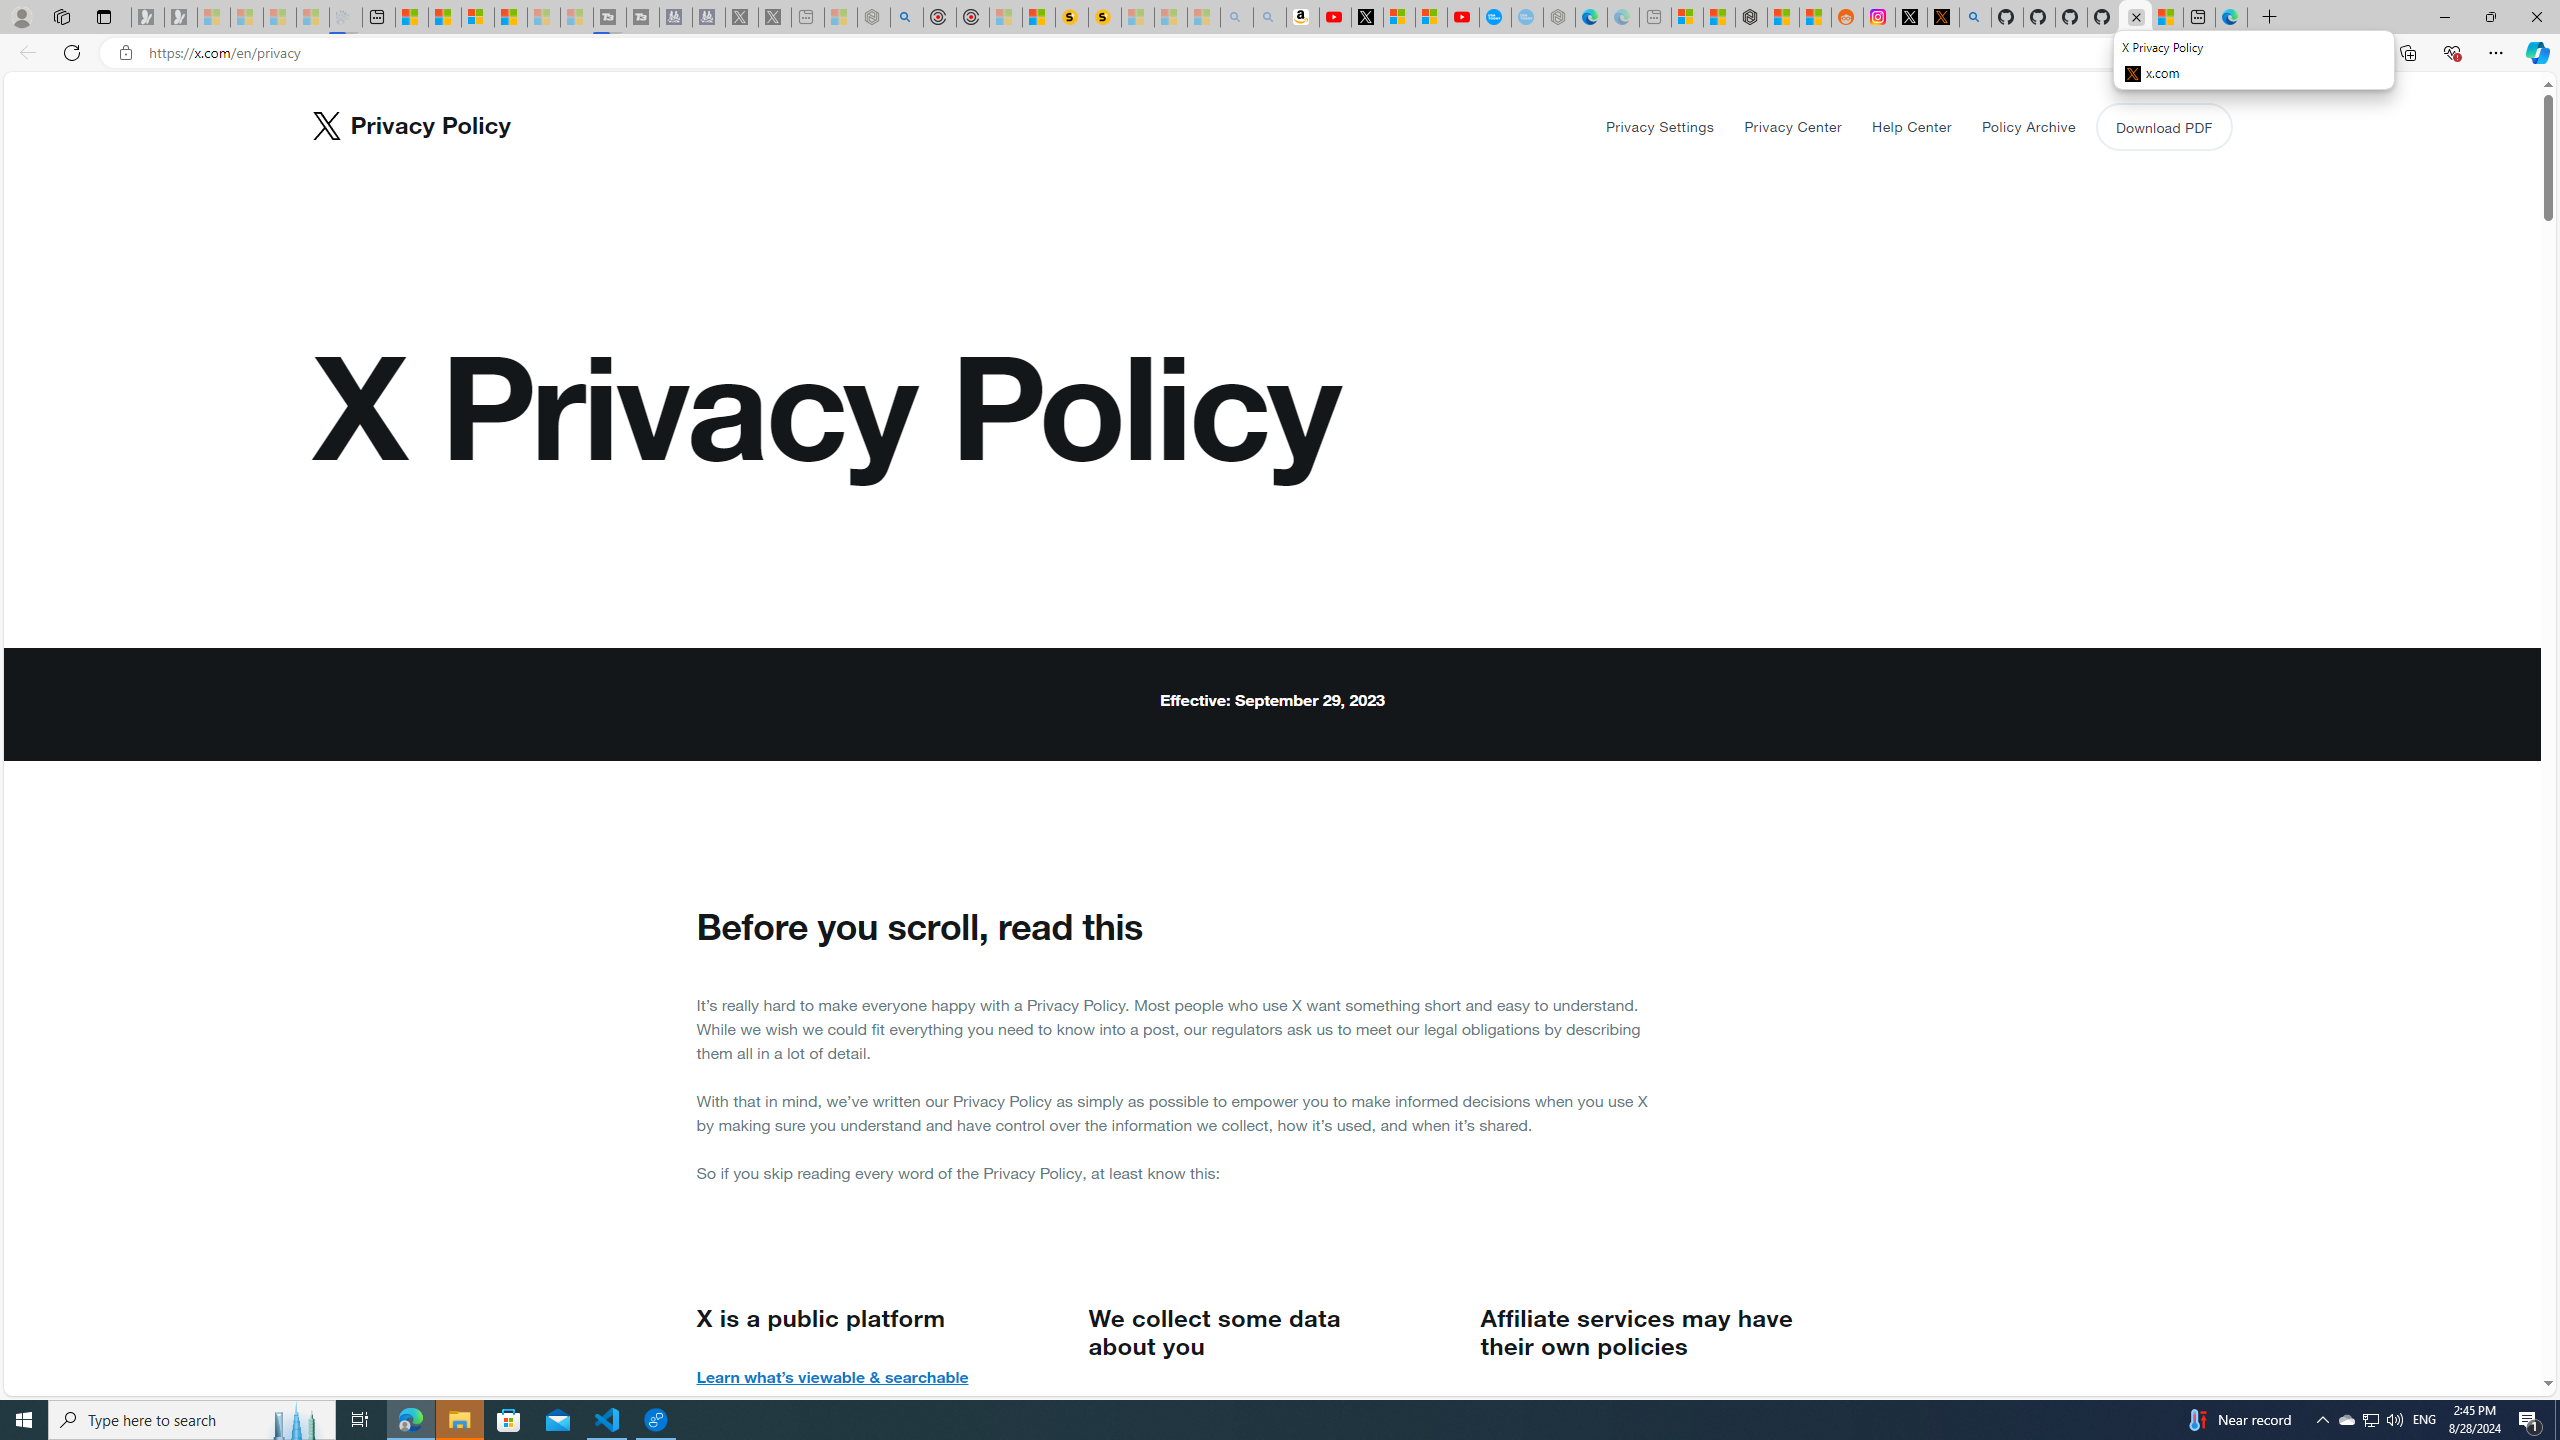 The width and height of the screenshot is (2560, 1440). What do you see at coordinates (1660, 126) in the screenshot?
I see `'Privacy Settings'` at bounding box center [1660, 126].